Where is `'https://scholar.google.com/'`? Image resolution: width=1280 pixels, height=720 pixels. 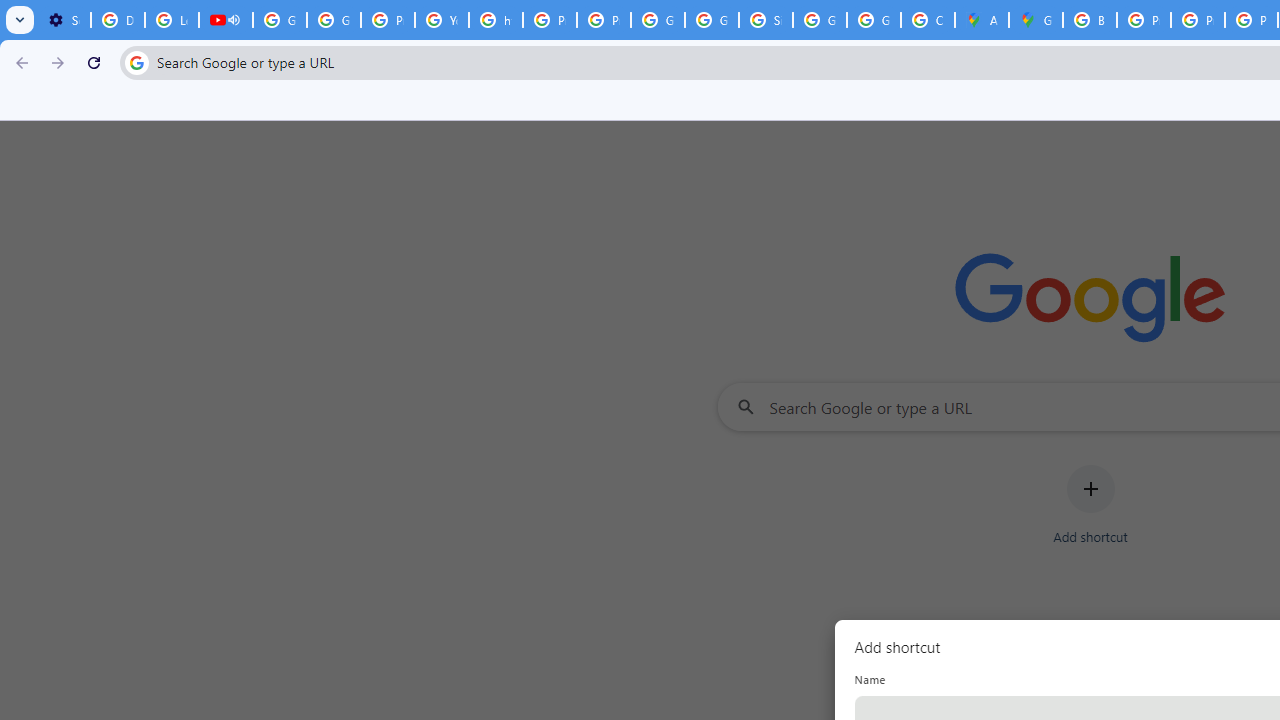
'https://scholar.google.com/' is located at coordinates (496, 20).